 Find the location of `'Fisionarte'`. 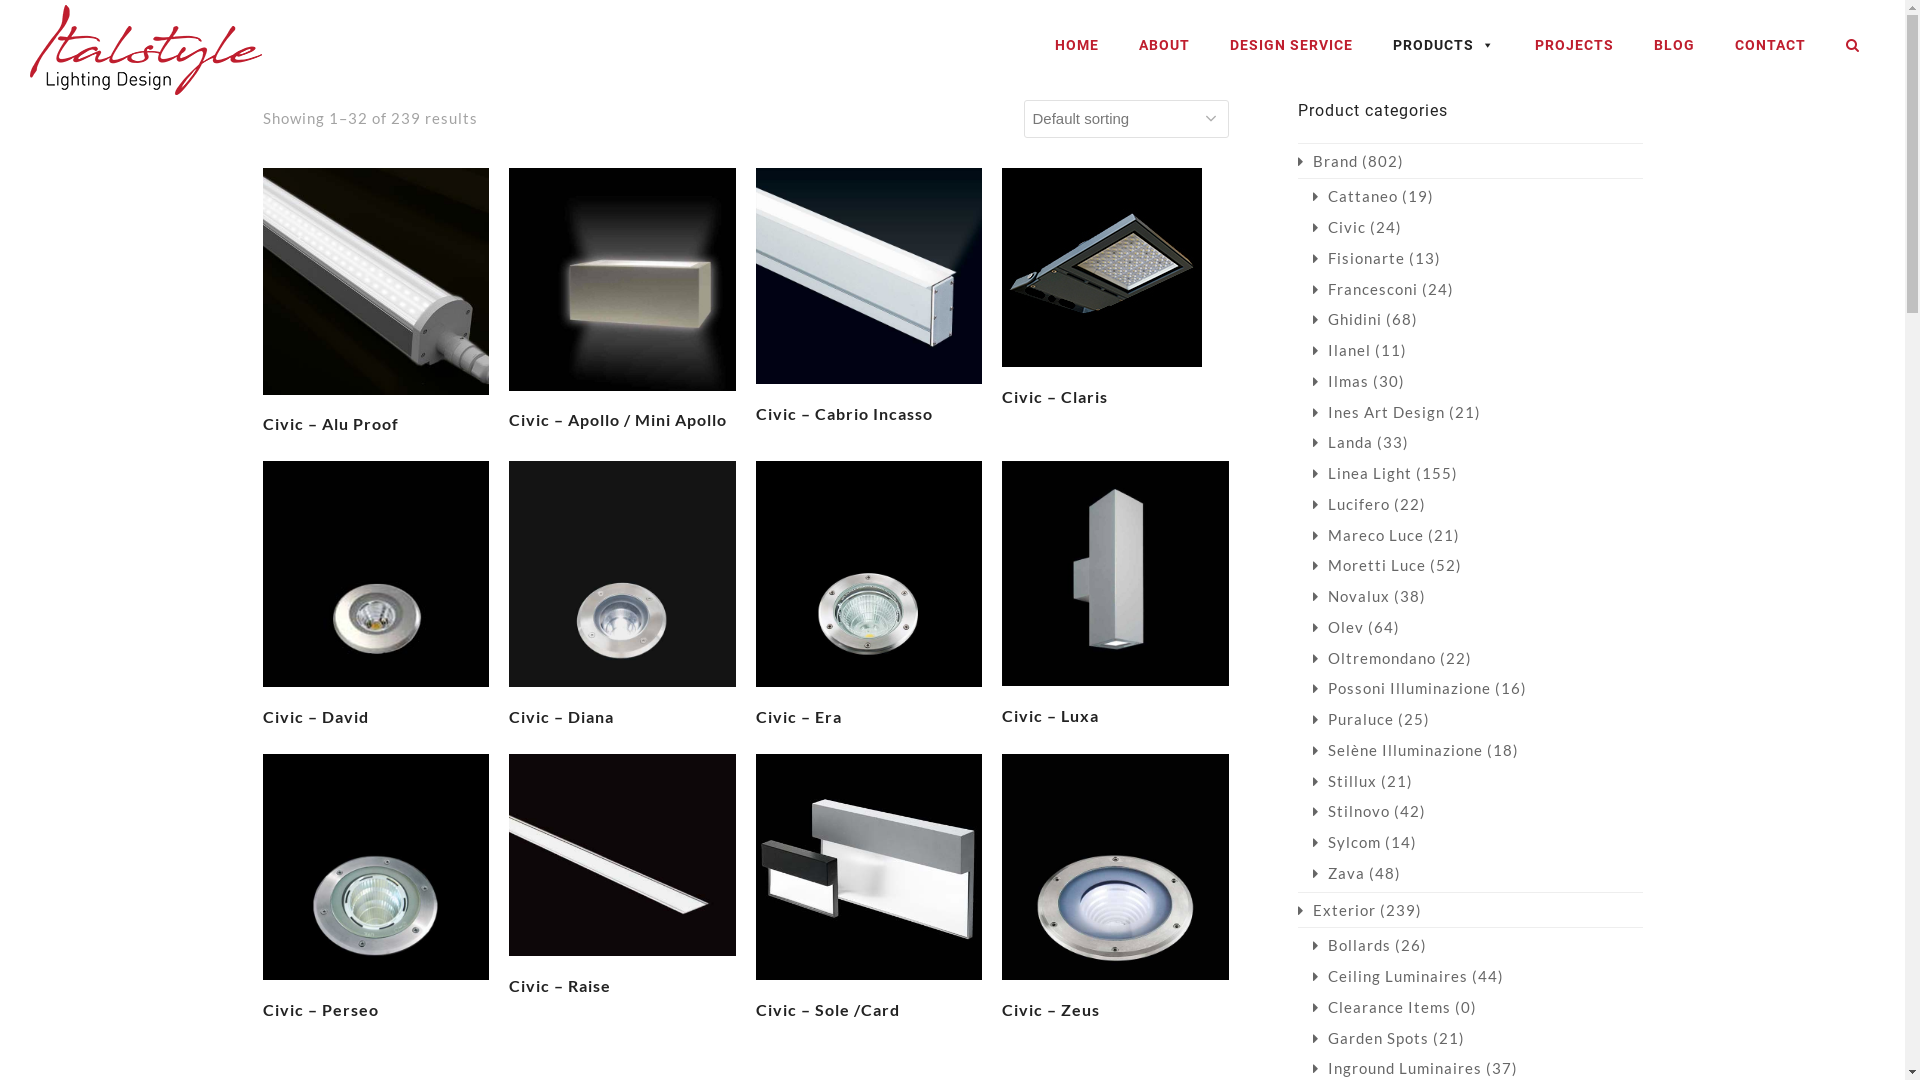

'Fisionarte' is located at coordinates (1358, 257).